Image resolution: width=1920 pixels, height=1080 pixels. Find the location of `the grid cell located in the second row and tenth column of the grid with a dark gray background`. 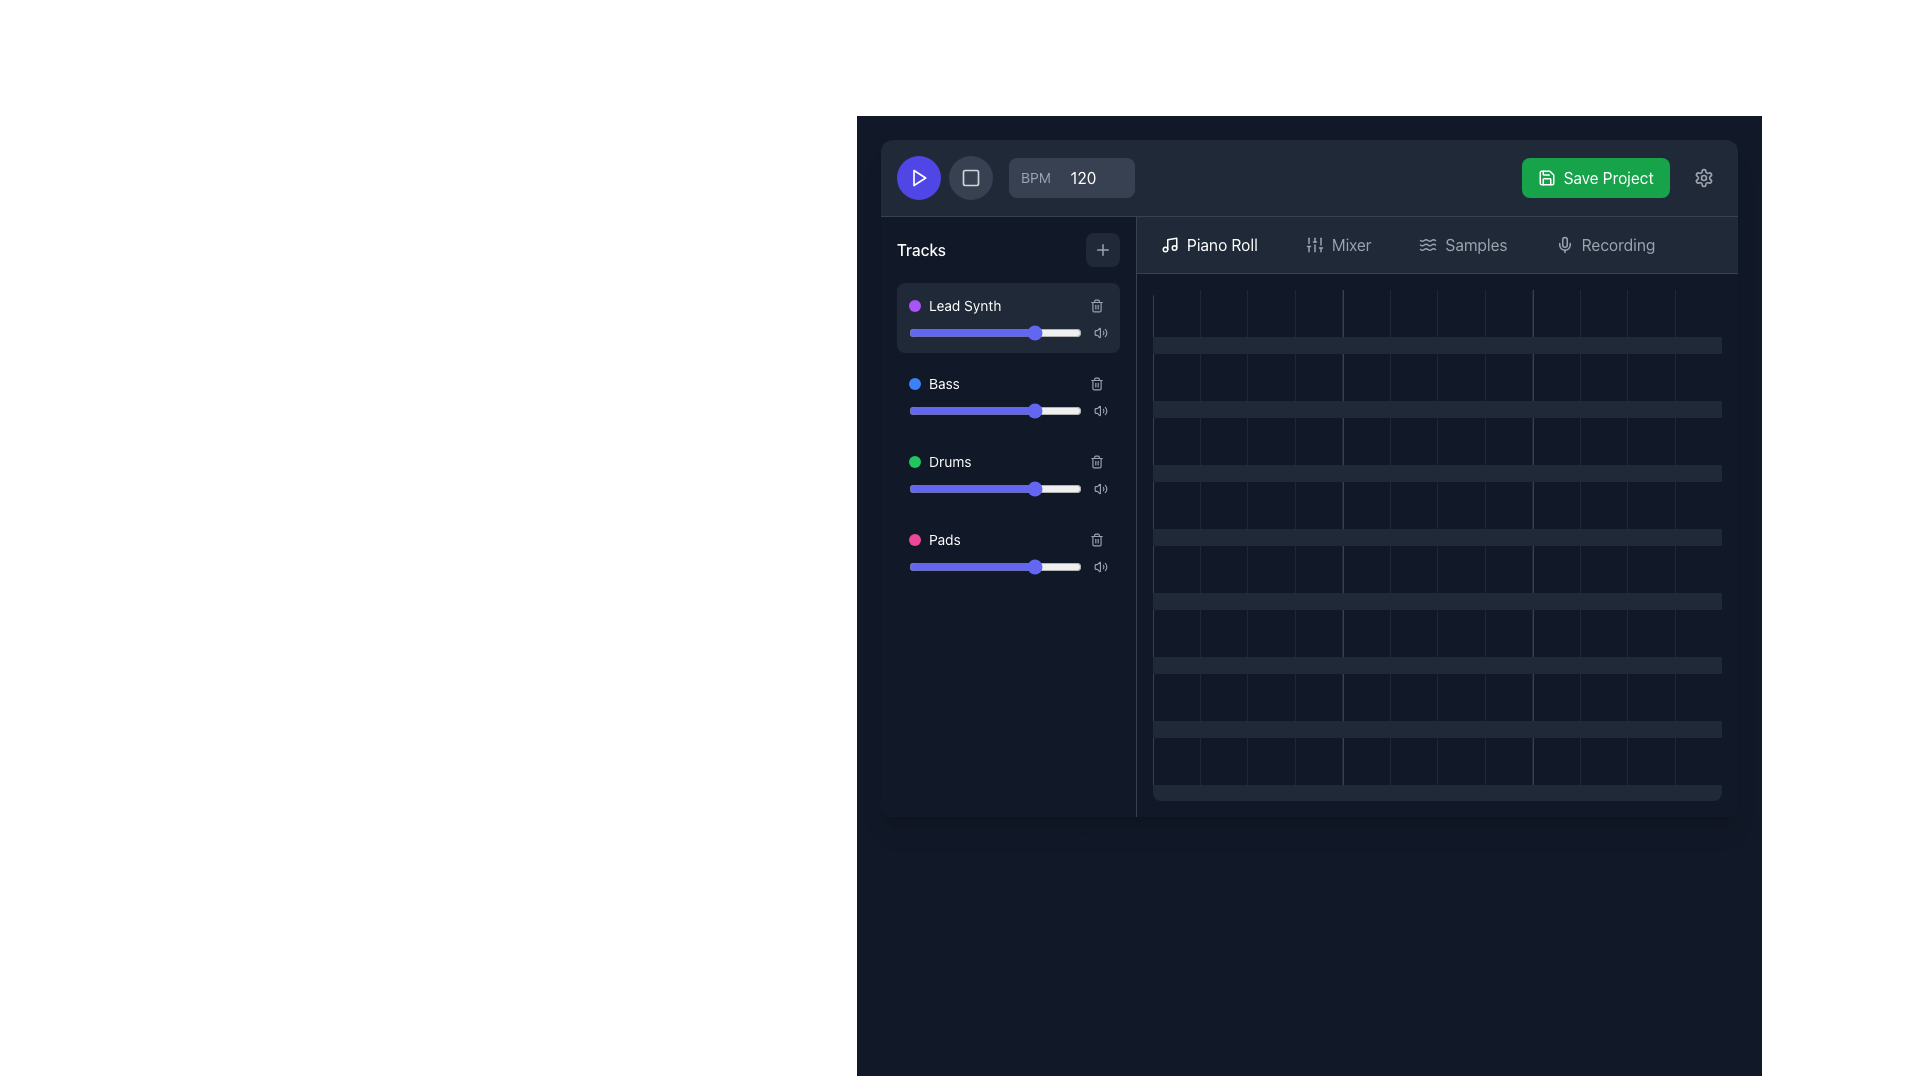

the grid cell located in the second row and tenth column of the grid with a dark gray background is located at coordinates (1603, 377).